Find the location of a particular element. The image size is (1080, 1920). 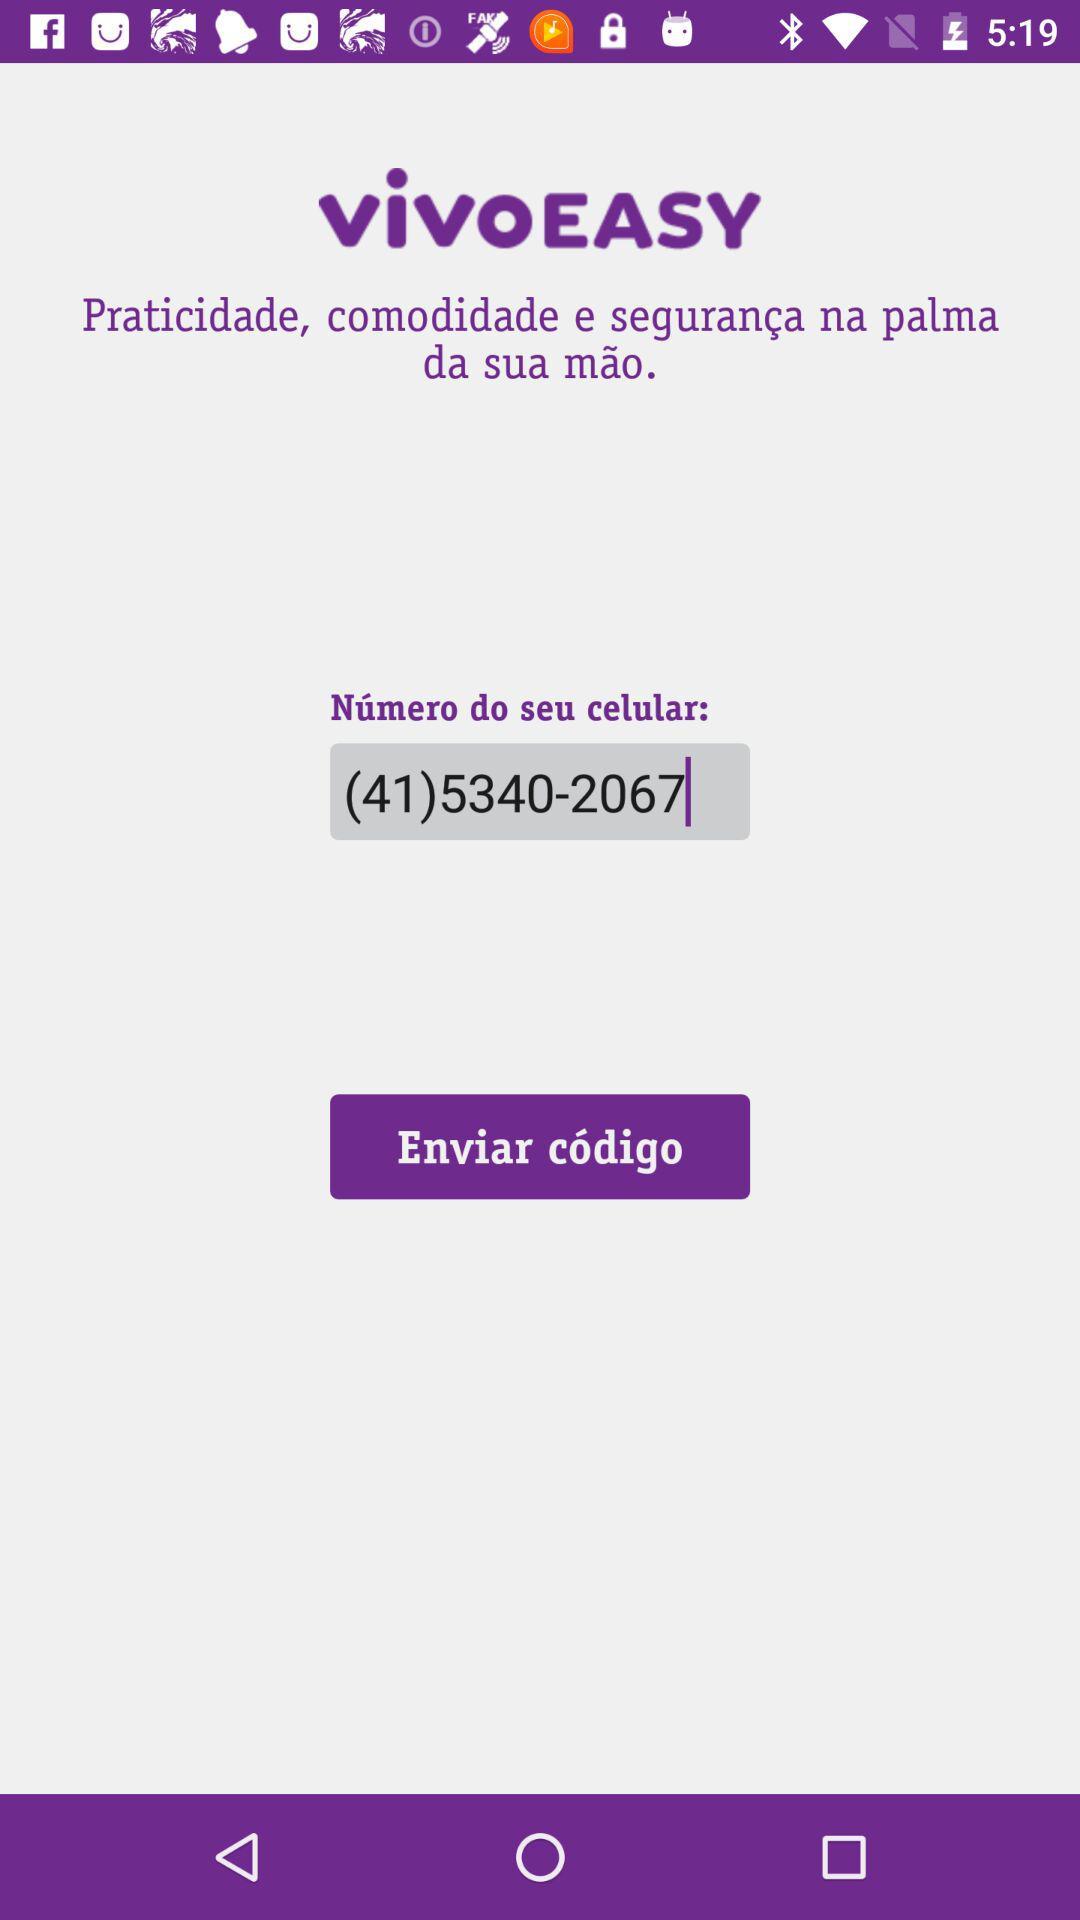

the praticidade comodidade e is located at coordinates (540, 331).